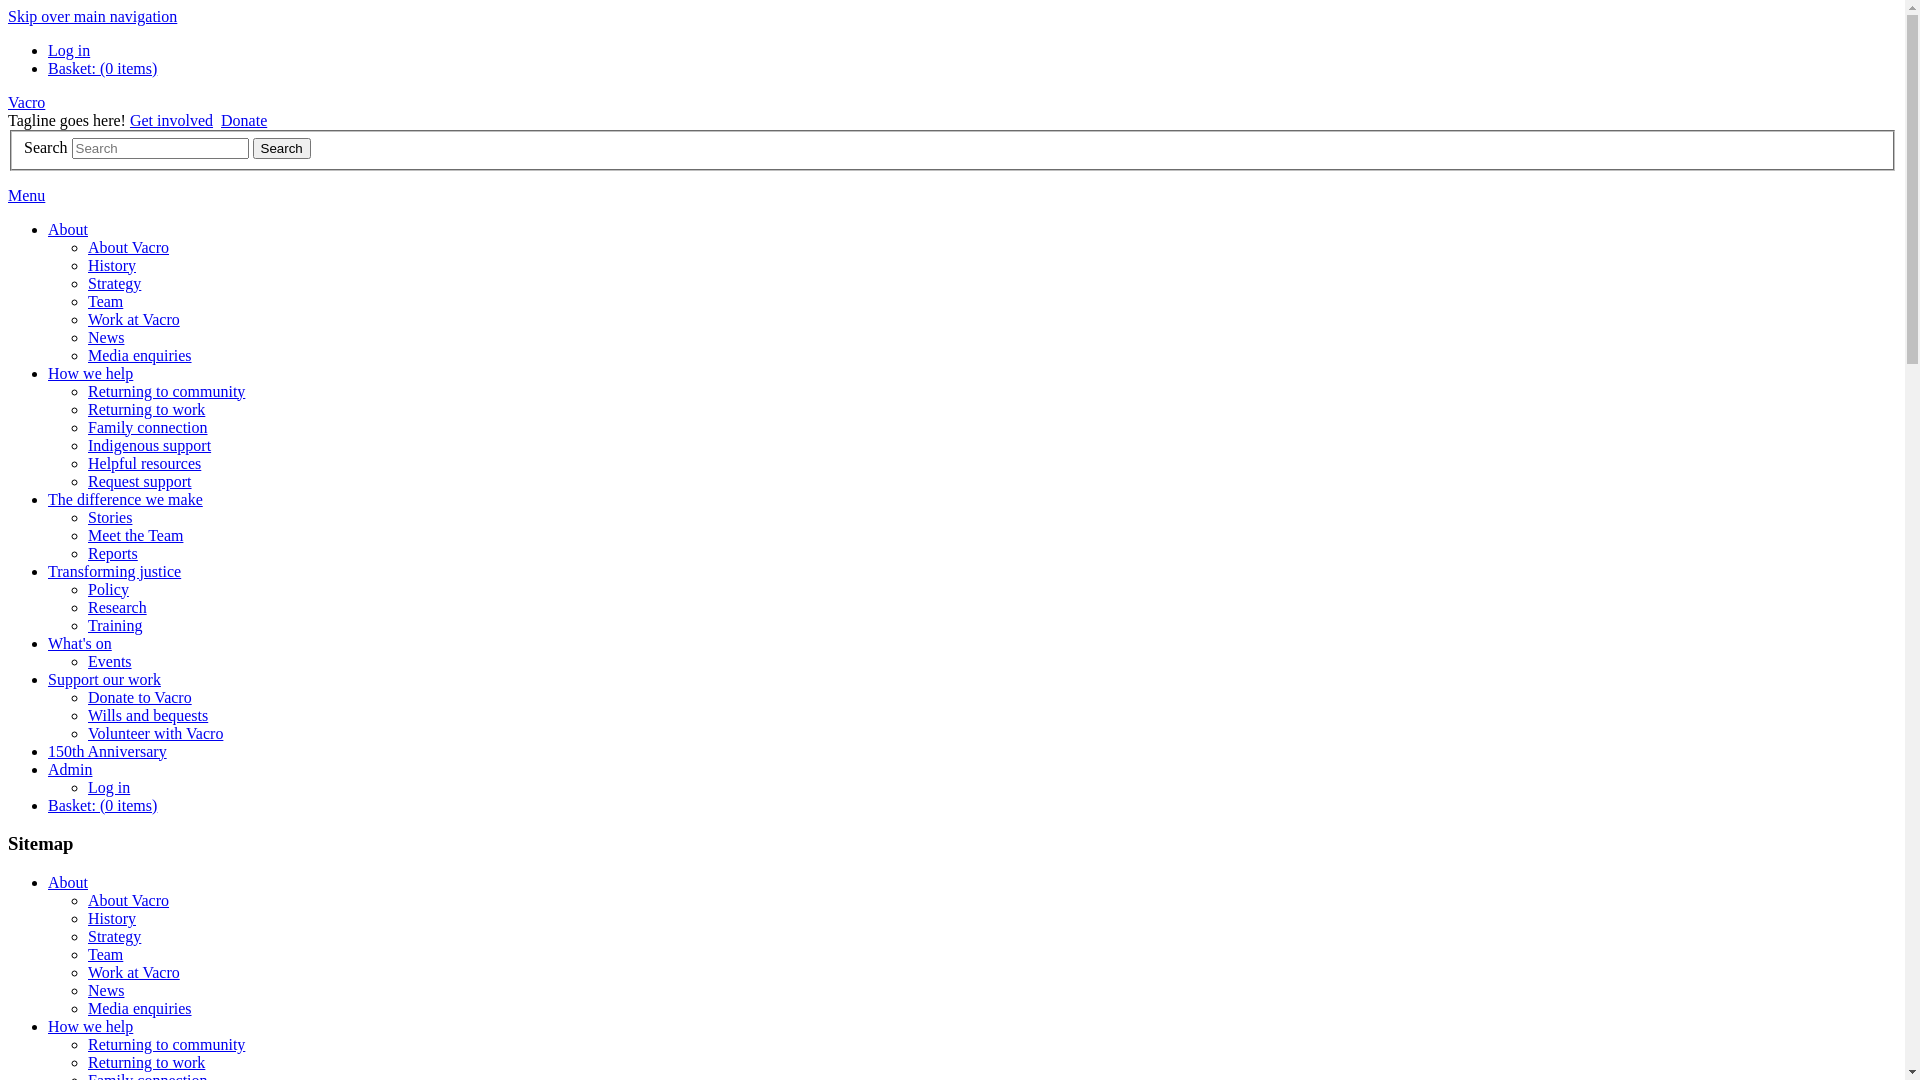 The height and width of the screenshot is (1080, 1920). I want to click on 'Get involved', so click(171, 120).